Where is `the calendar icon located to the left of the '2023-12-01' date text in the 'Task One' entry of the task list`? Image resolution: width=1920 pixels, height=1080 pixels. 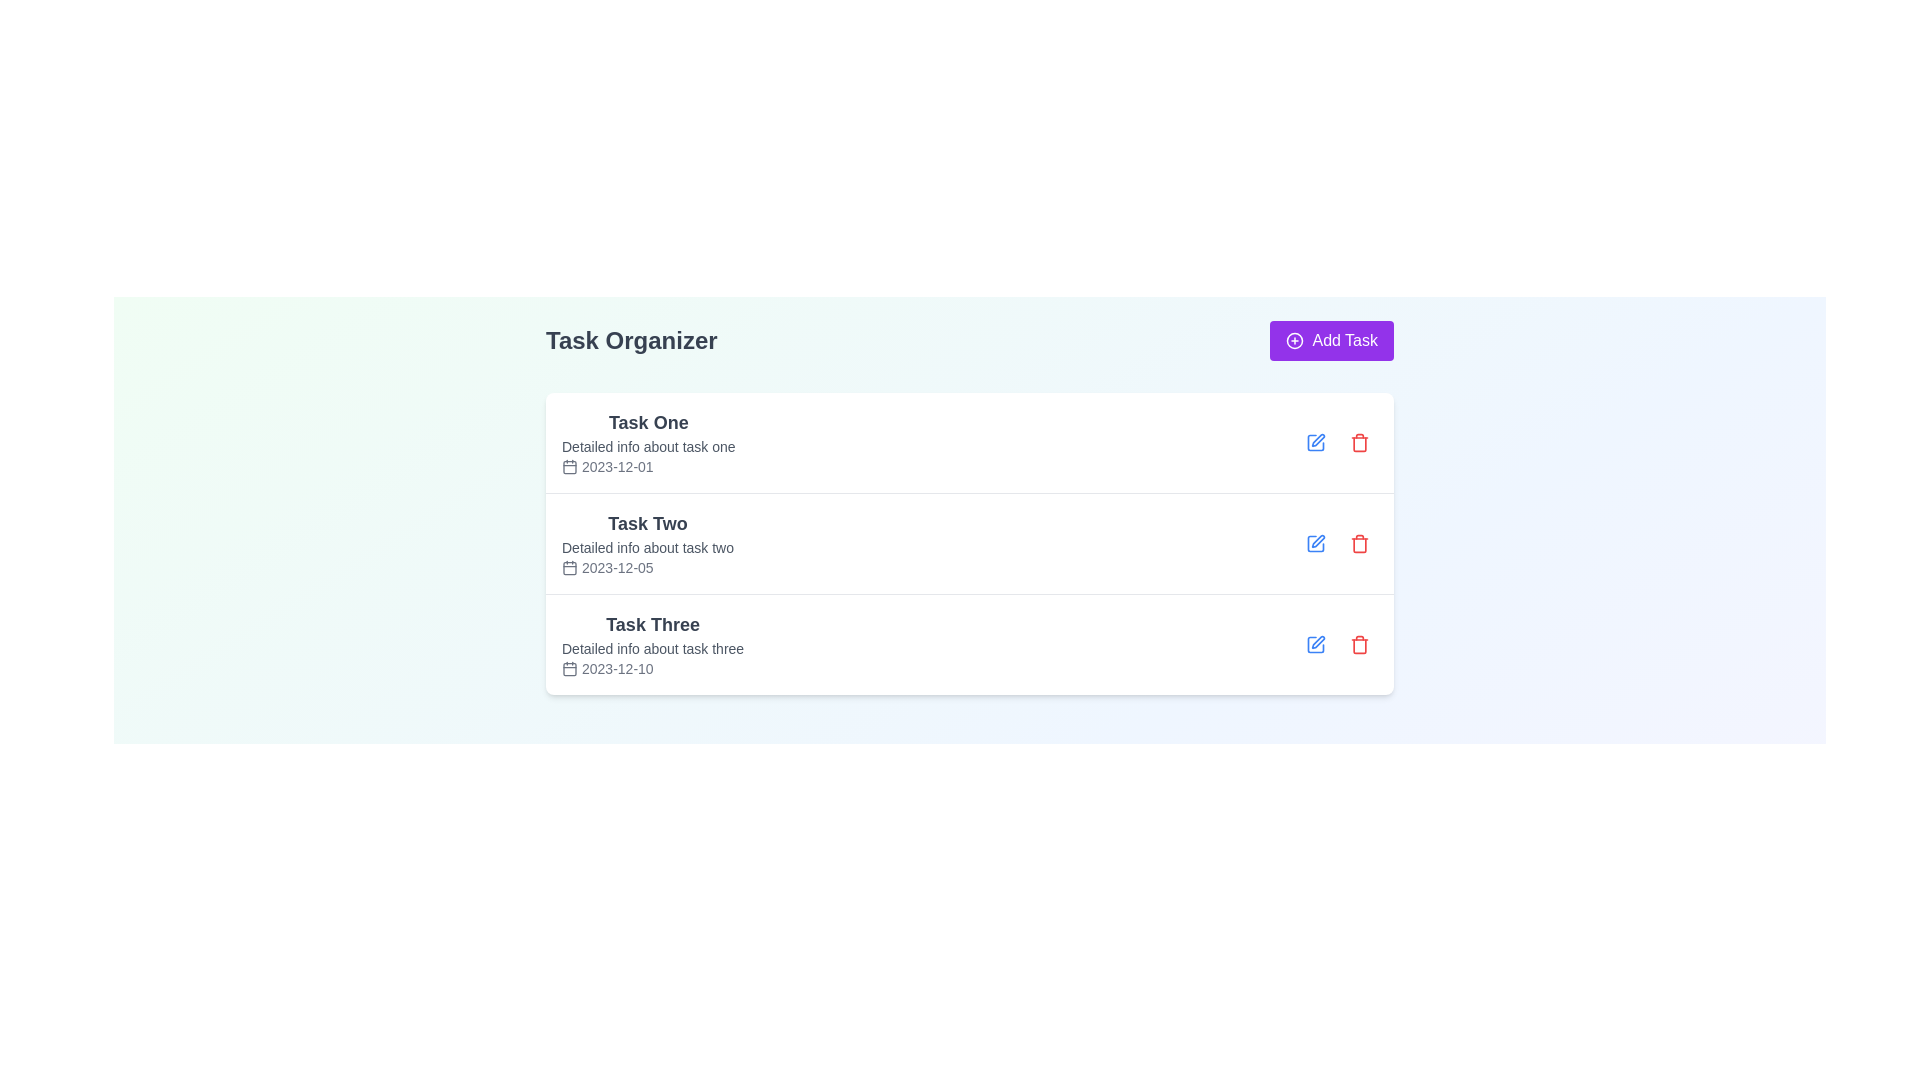 the calendar icon located to the left of the '2023-12-01' date text in the 'Task One' entry of the task list is located at coordinates (569, 466).